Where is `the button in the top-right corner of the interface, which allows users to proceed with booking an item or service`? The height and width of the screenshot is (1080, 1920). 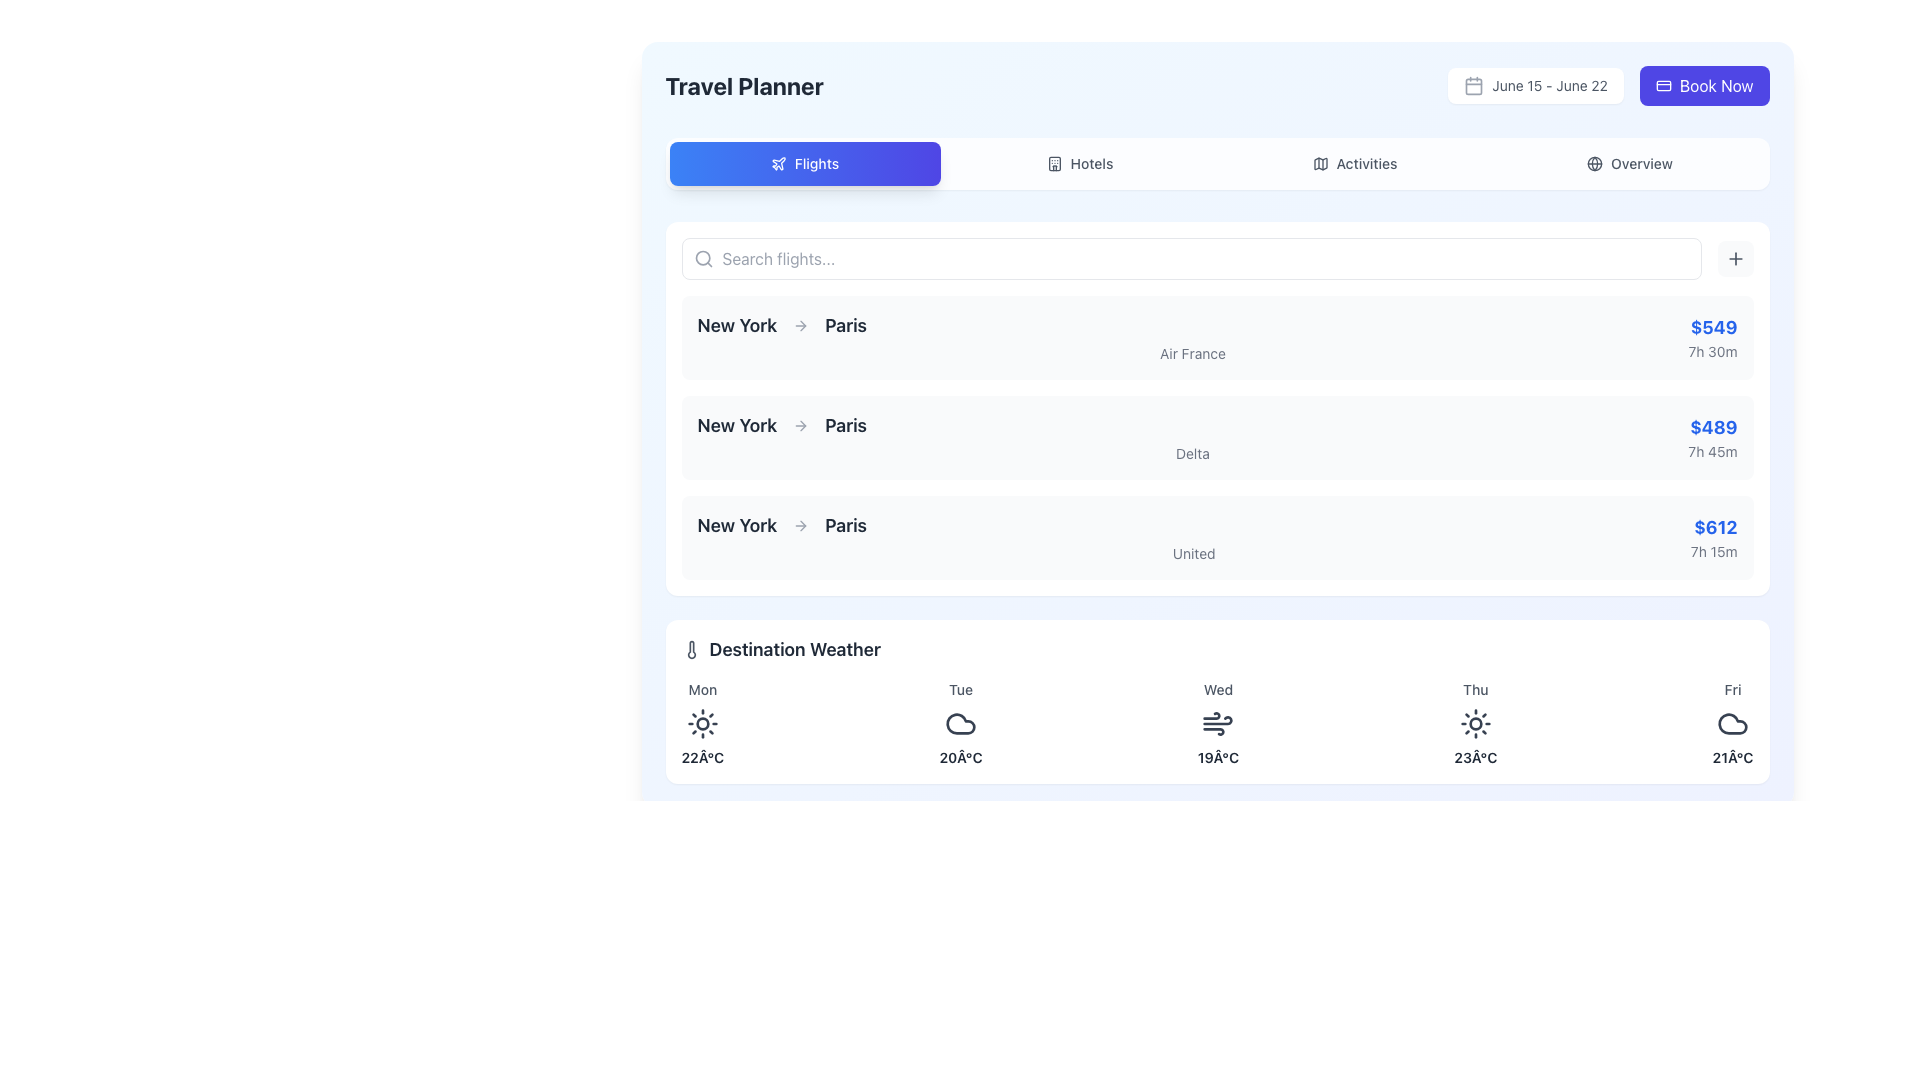
the button in the top-right corner of the interface, which allows users to proceed with booking an item or service is located at coordinates (1703, 84).